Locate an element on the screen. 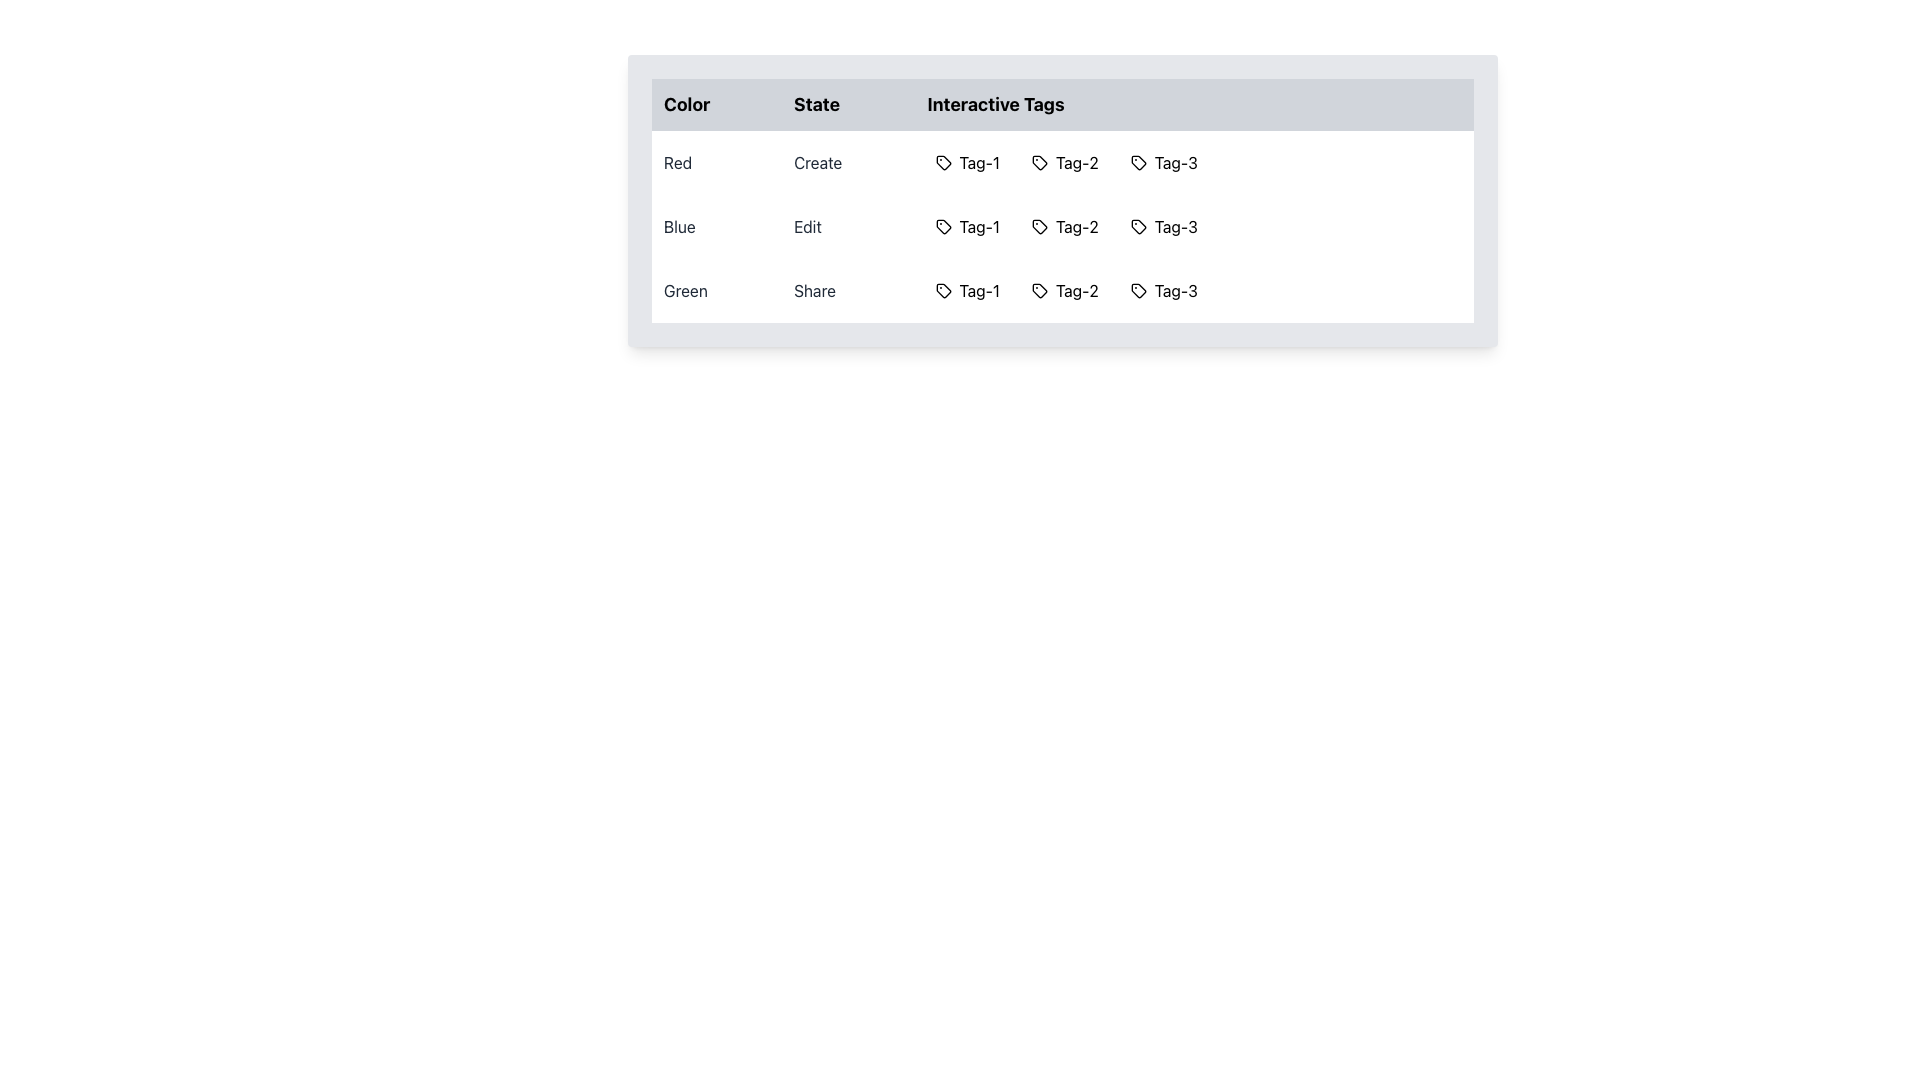 This screenshot has width=1920, height=1080. the static text label indicating the action state for 'Red' in the table, located in the 'State' column next to 'Red' is located at coordinates (848, 161).